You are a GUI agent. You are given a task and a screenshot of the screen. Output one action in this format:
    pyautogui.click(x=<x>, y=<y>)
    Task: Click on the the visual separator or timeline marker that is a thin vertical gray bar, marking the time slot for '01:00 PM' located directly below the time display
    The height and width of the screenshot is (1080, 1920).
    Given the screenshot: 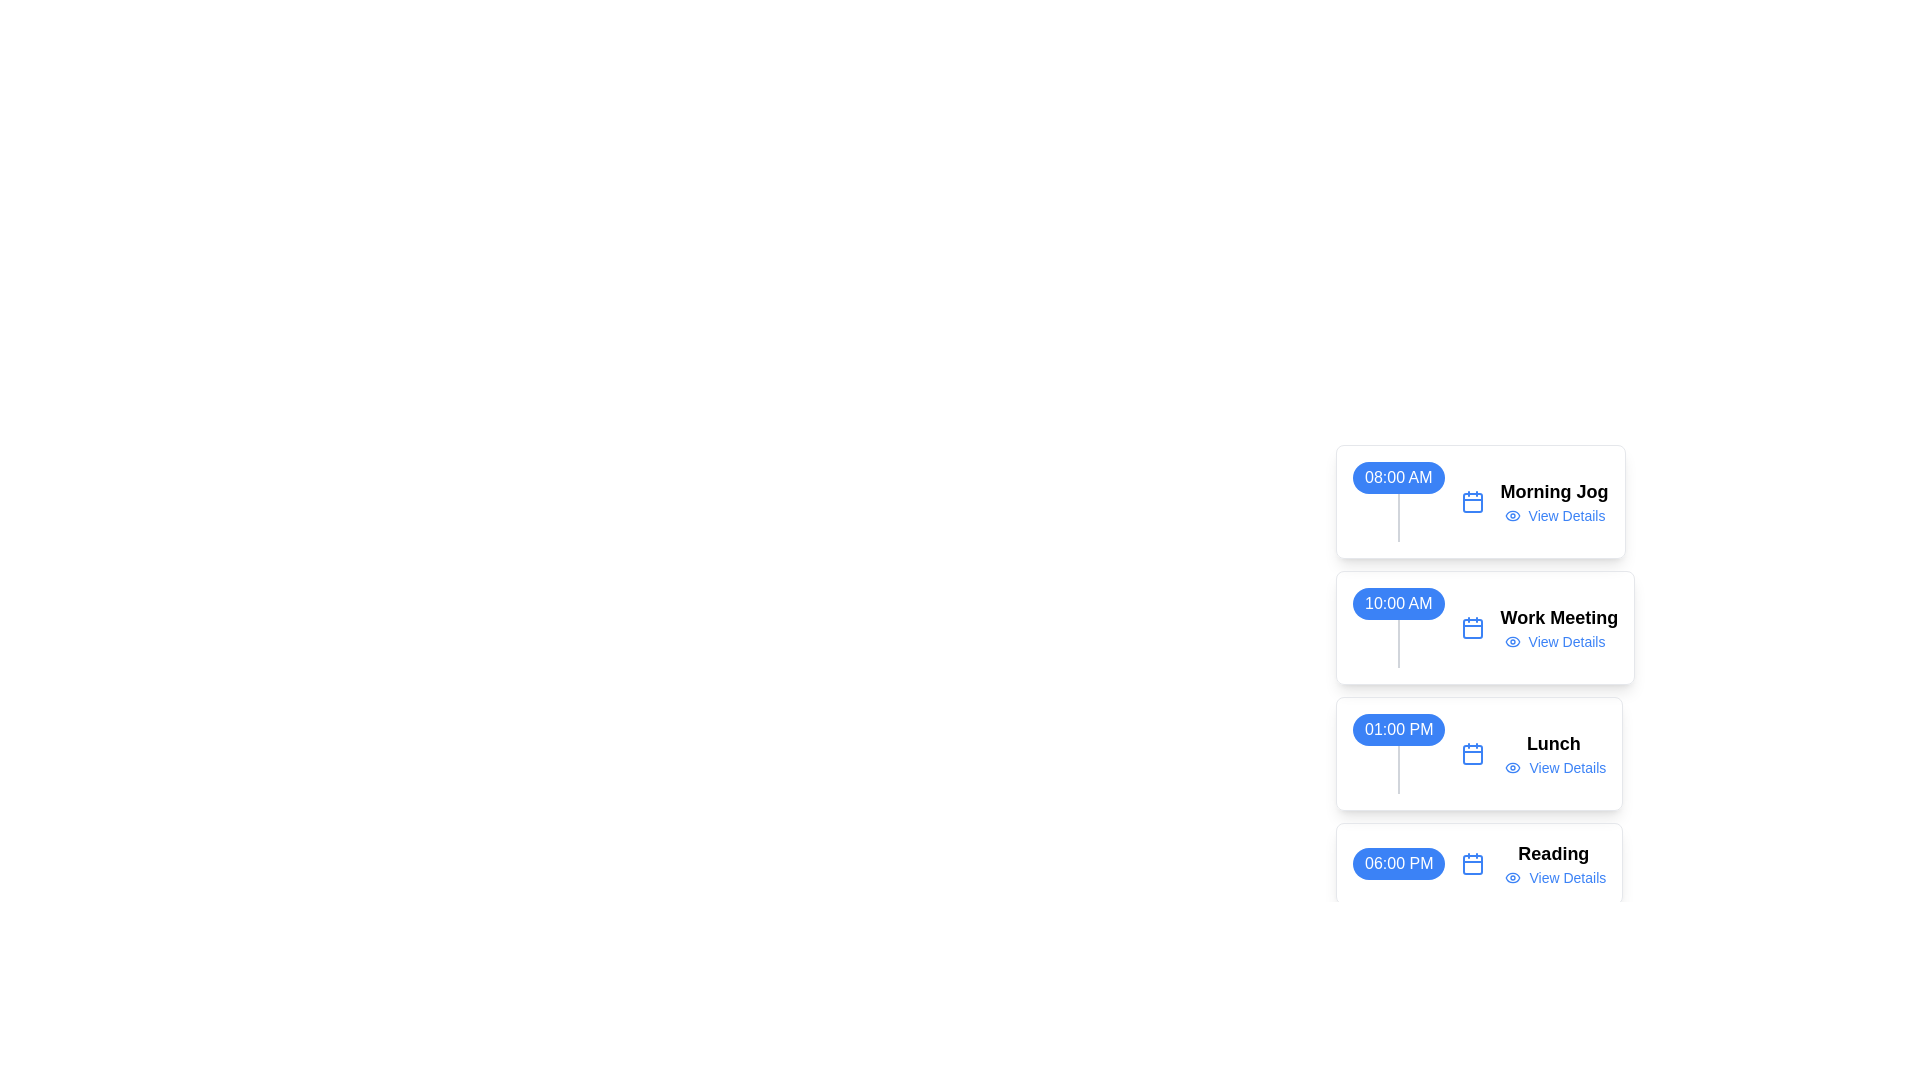 What is the action you would take?
    pyautogui.click(x=1398, y=769)
    